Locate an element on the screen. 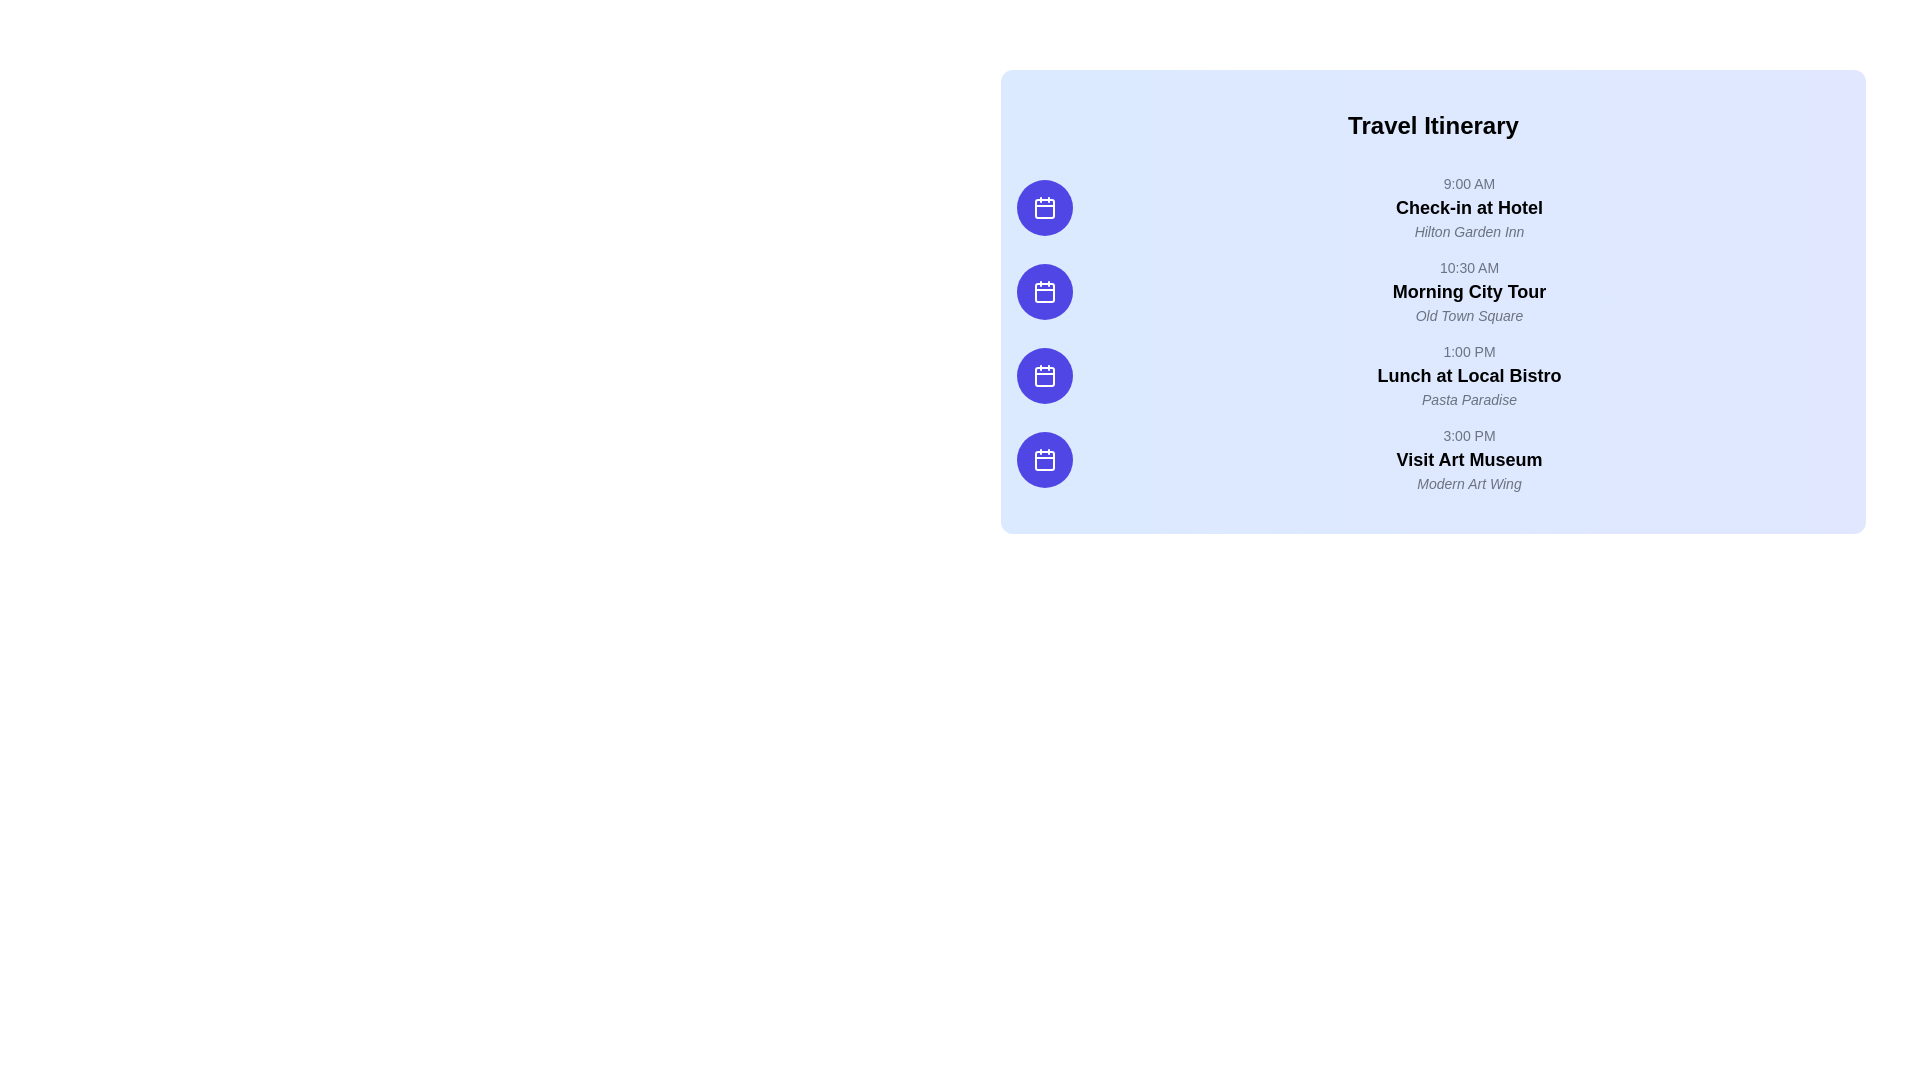 Image resolution: width=1920 pixels, height=1080 pixels. the static text label displaying the time '9:00 AM' in light gray font, located at the top of the itinerary items group is located at coordinates (1469, 184).